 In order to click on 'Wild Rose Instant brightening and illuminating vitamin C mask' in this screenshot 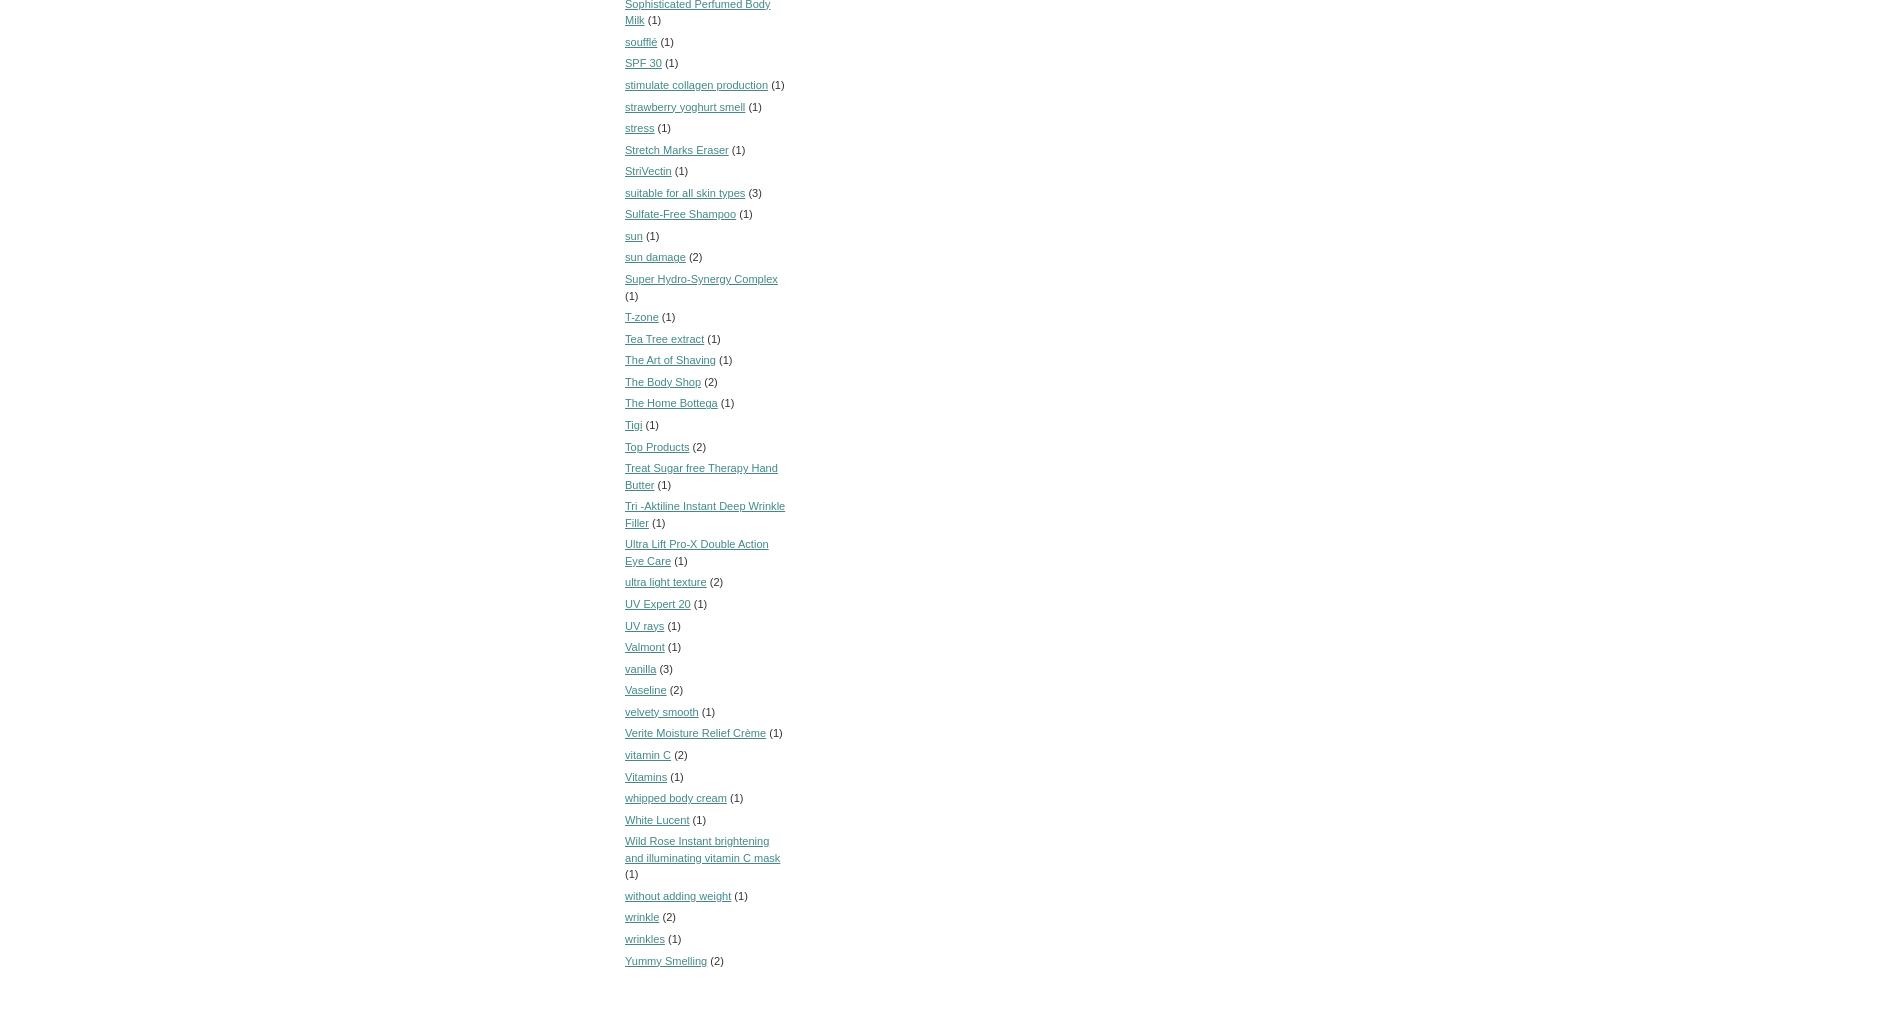, I will do `click(702, 848)`.